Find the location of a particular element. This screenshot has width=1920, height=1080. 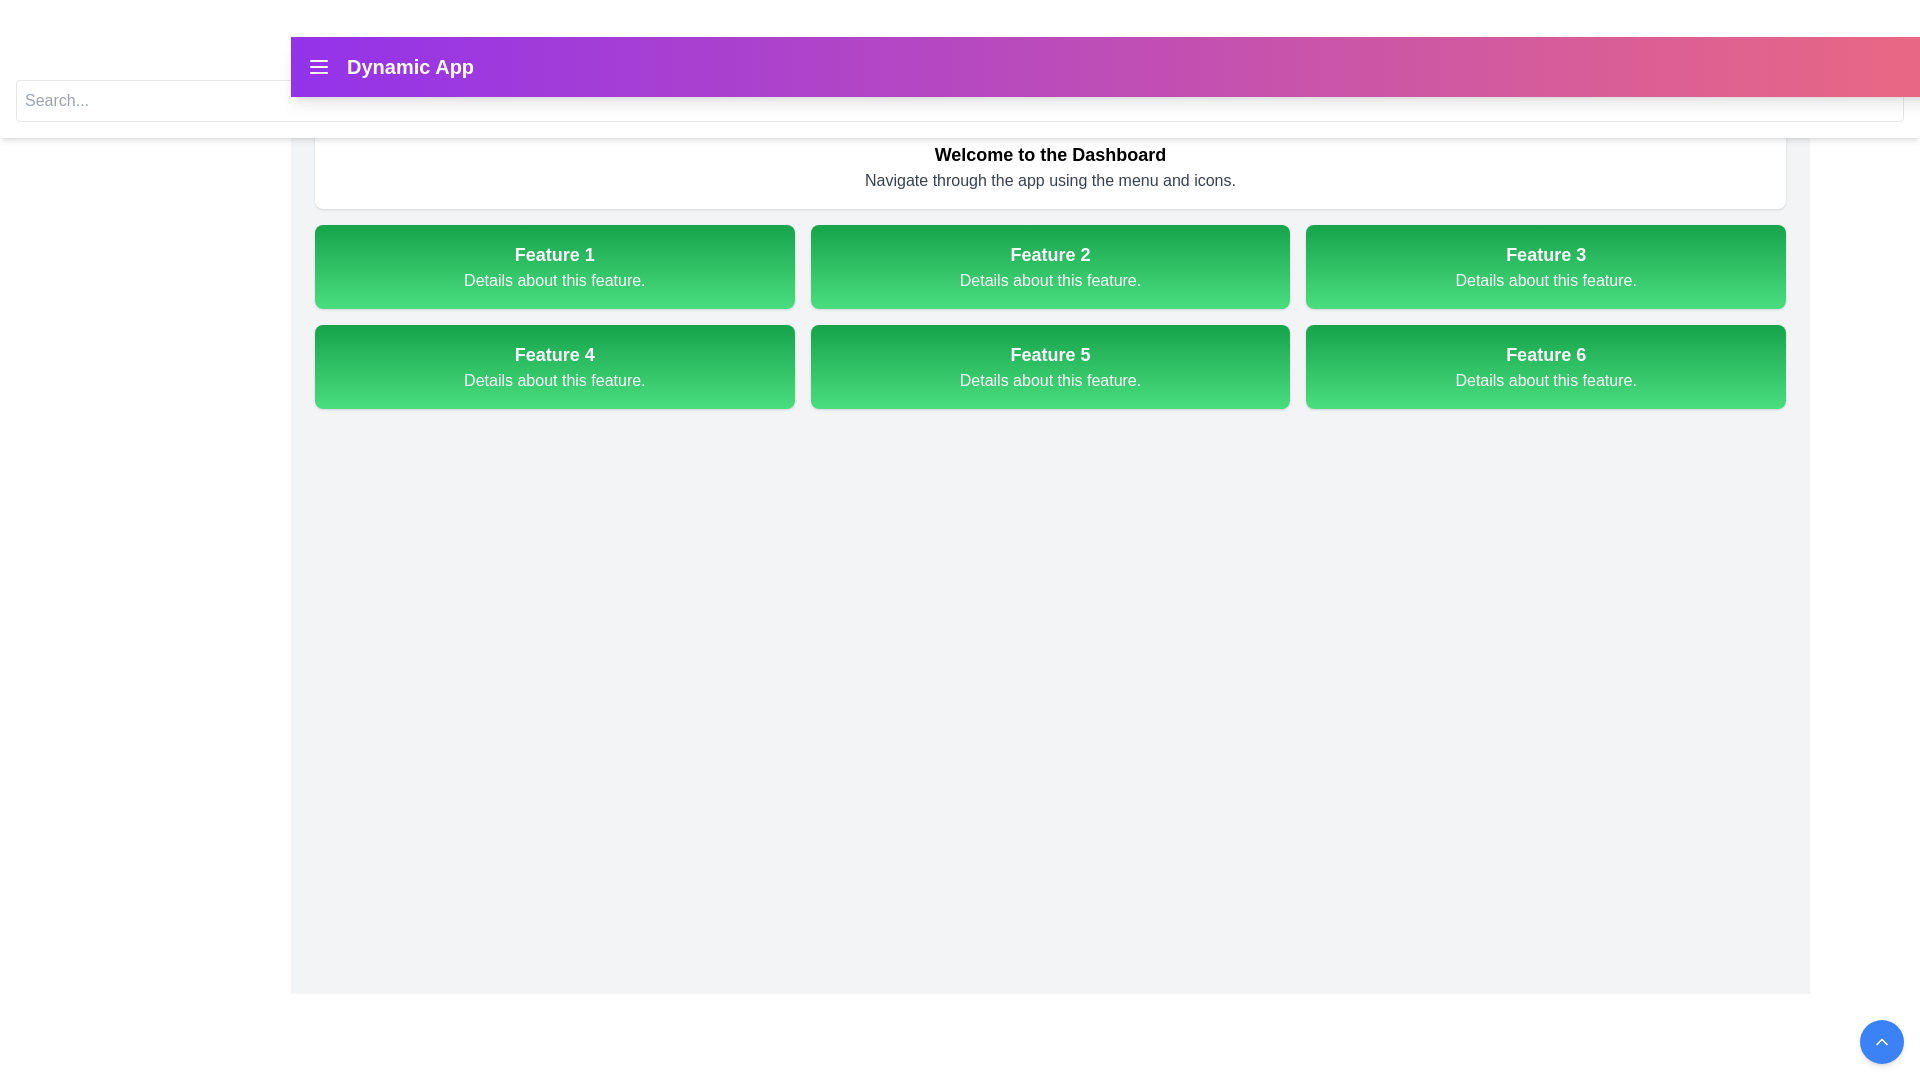

the smaller text component providing additional information about the feature highlighted in the box labeled 'Feature 2', positioned directly below the larger title text is located at coordinates (1049, 281).